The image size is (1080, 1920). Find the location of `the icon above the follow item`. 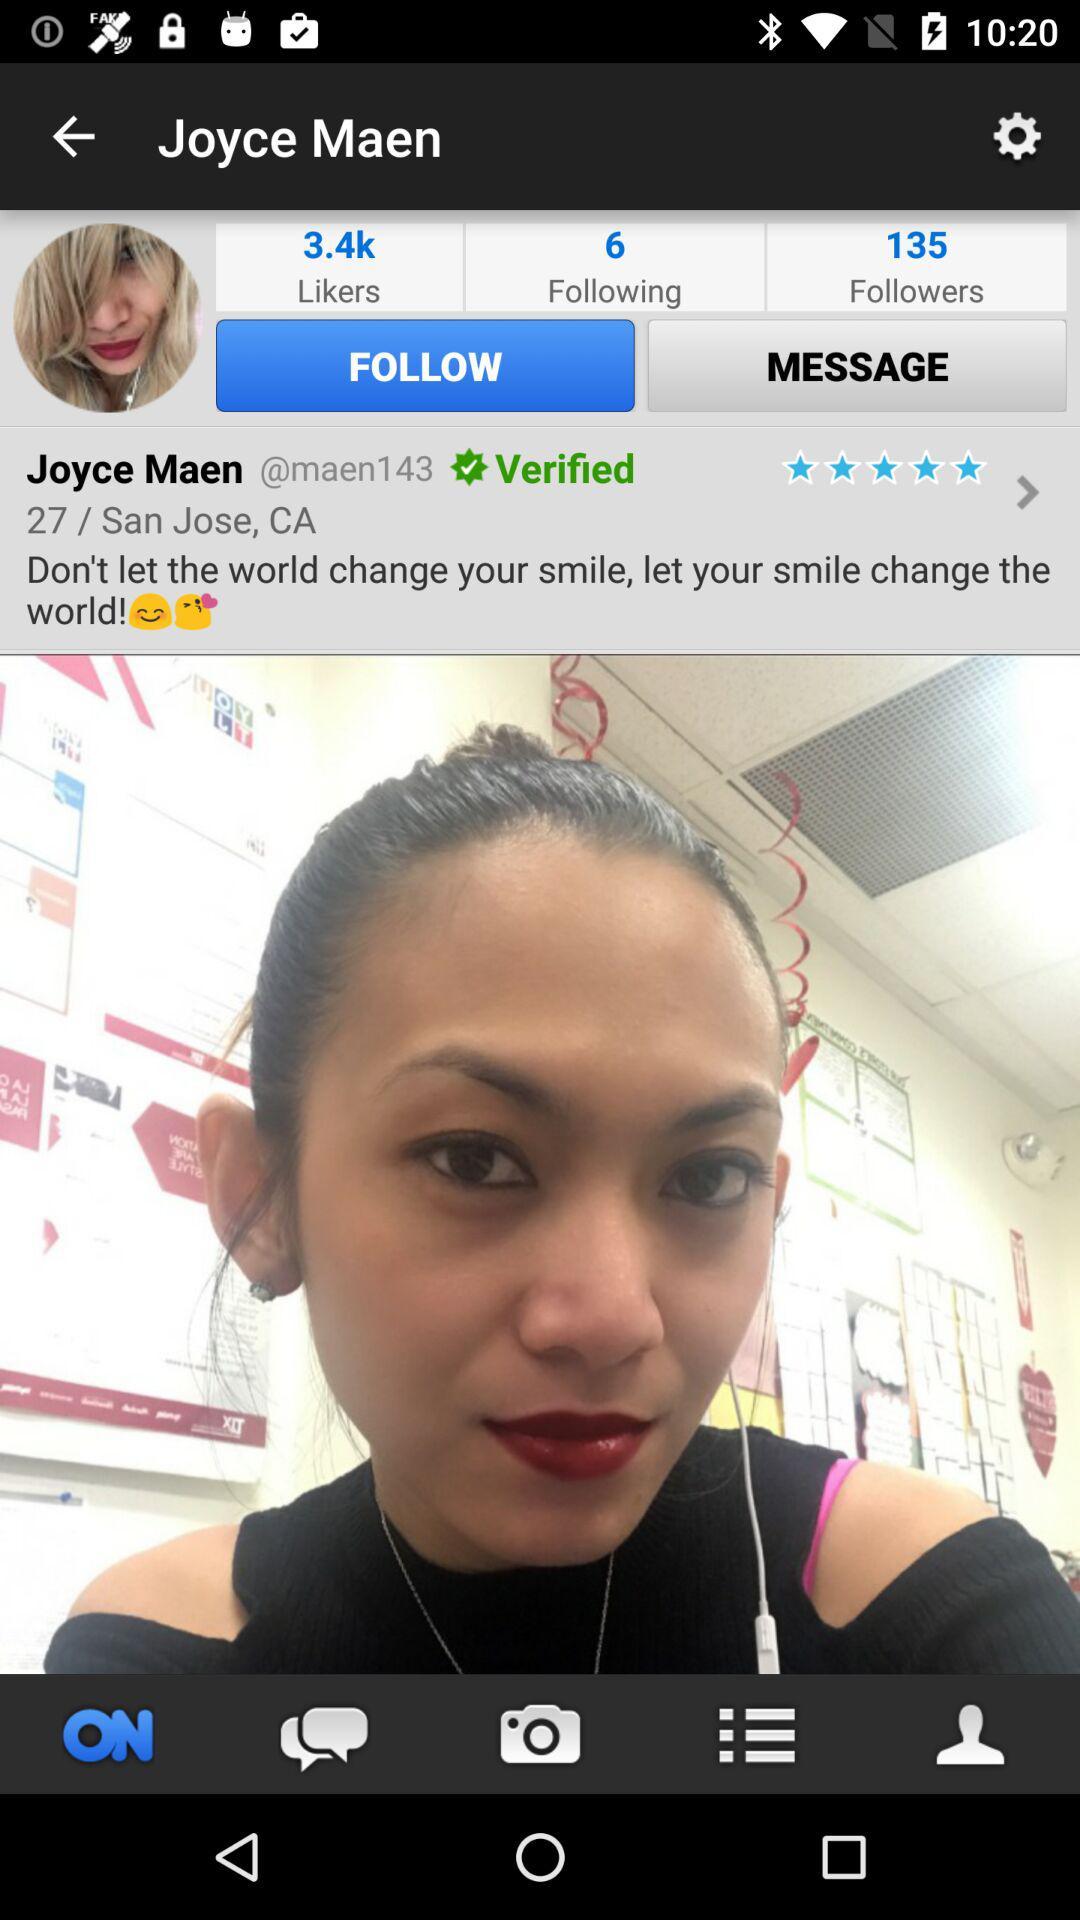

the icon above the follow item is located at coordinates (613, 288).